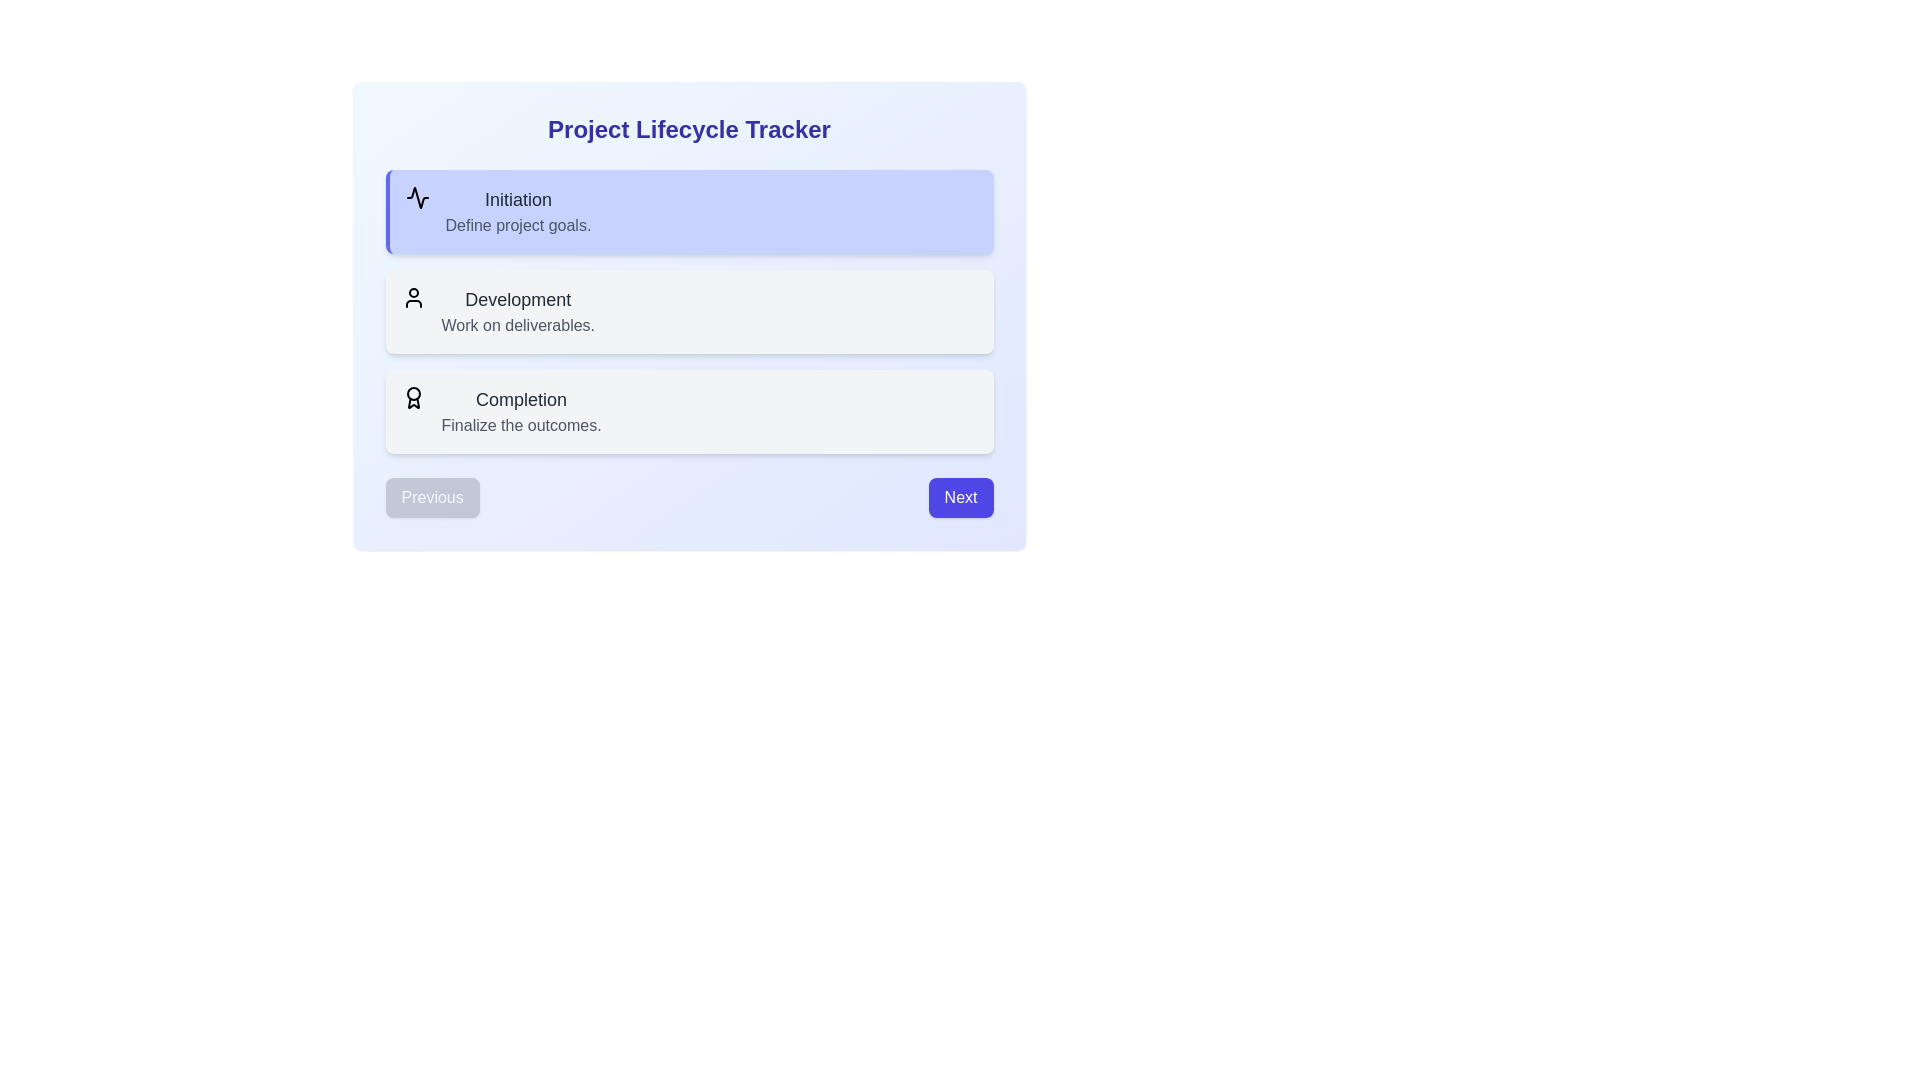 Image resolution: width=1920 pixels, height=1080 pixels. I want to click on the completion icon located to the left of the text content under the 'Completion - Finalize the outcomes.' title, so click(412, 397).